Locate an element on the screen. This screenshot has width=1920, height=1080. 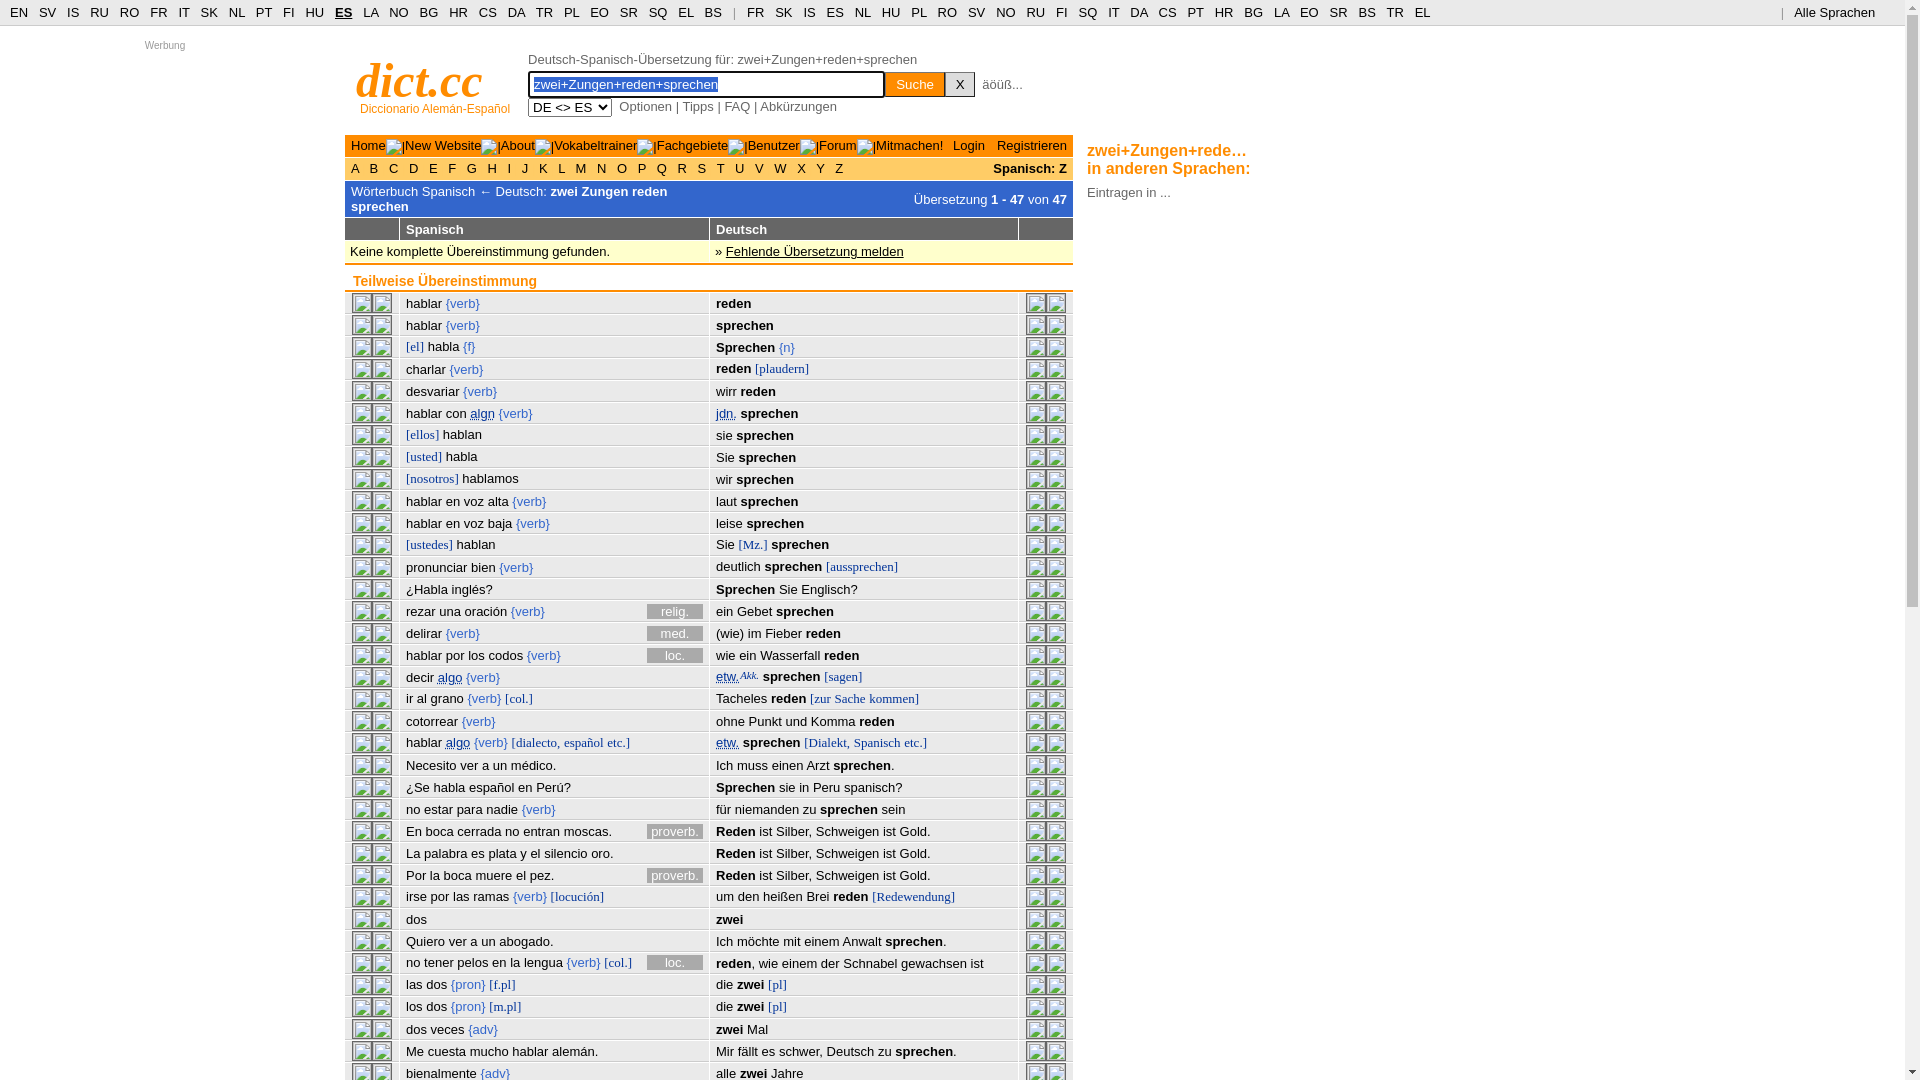
'B' is located at coordinates (365, 167).